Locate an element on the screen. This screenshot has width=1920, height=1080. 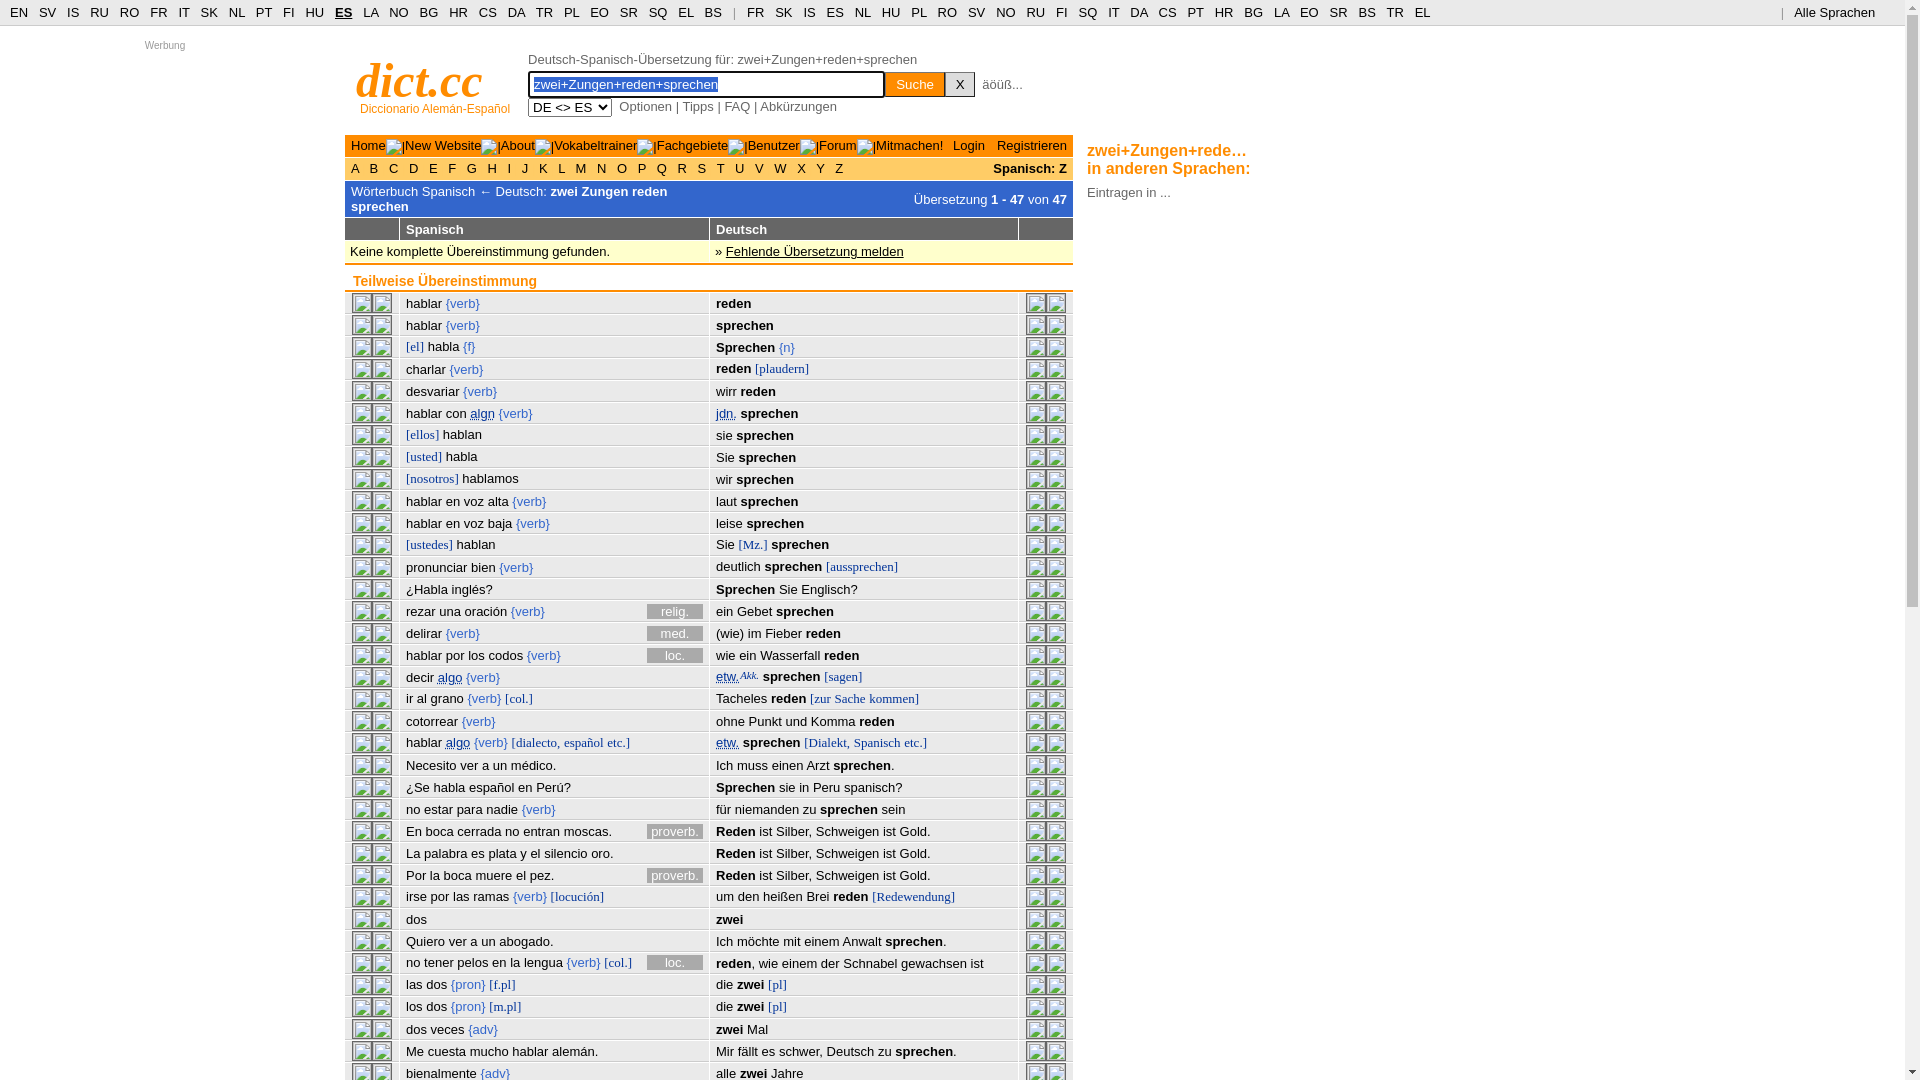
'B' is located at coordinates (365, 167).